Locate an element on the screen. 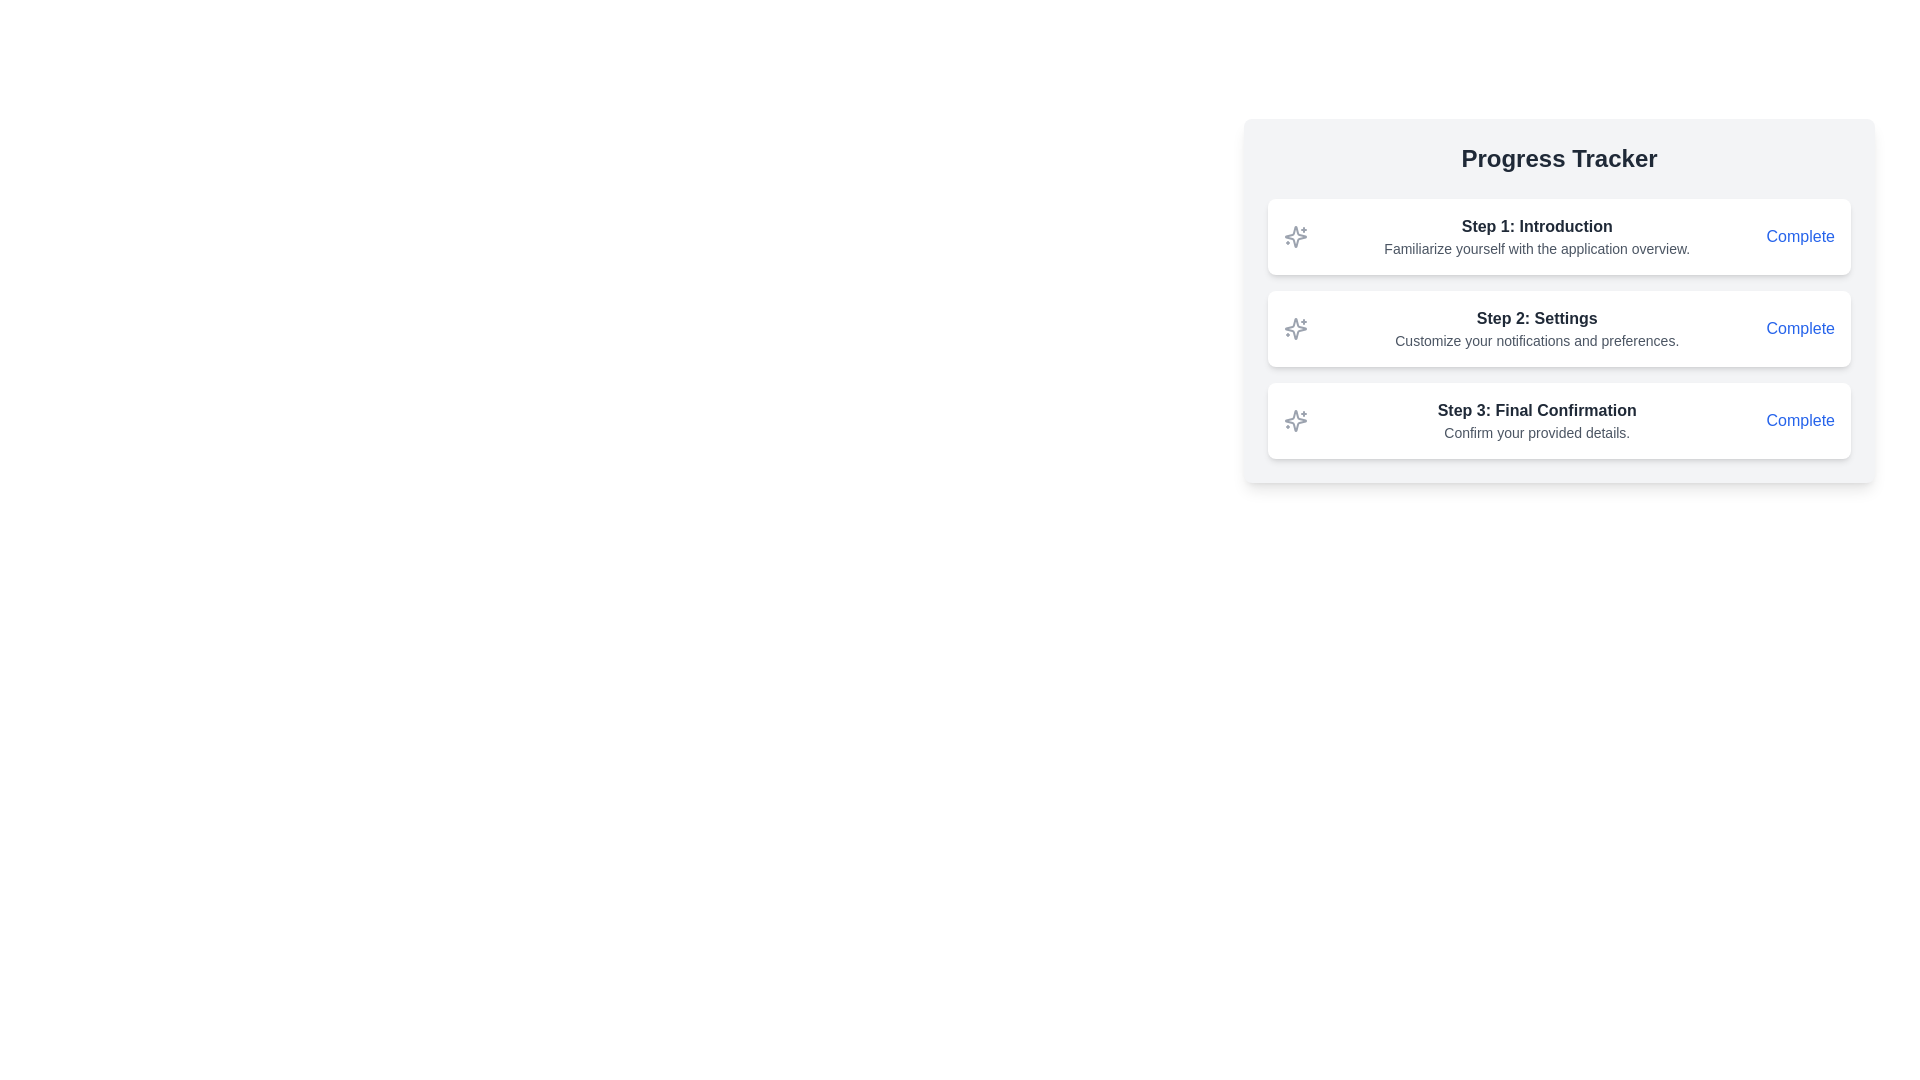 Image resolution: width=1920 pixels, height=1080 pixels. the central star-like graphical vector element within the larger sparkles SVG icon associated with 'Step 2: Settings' in the progress tracker is located at coordinates (1296, 327).